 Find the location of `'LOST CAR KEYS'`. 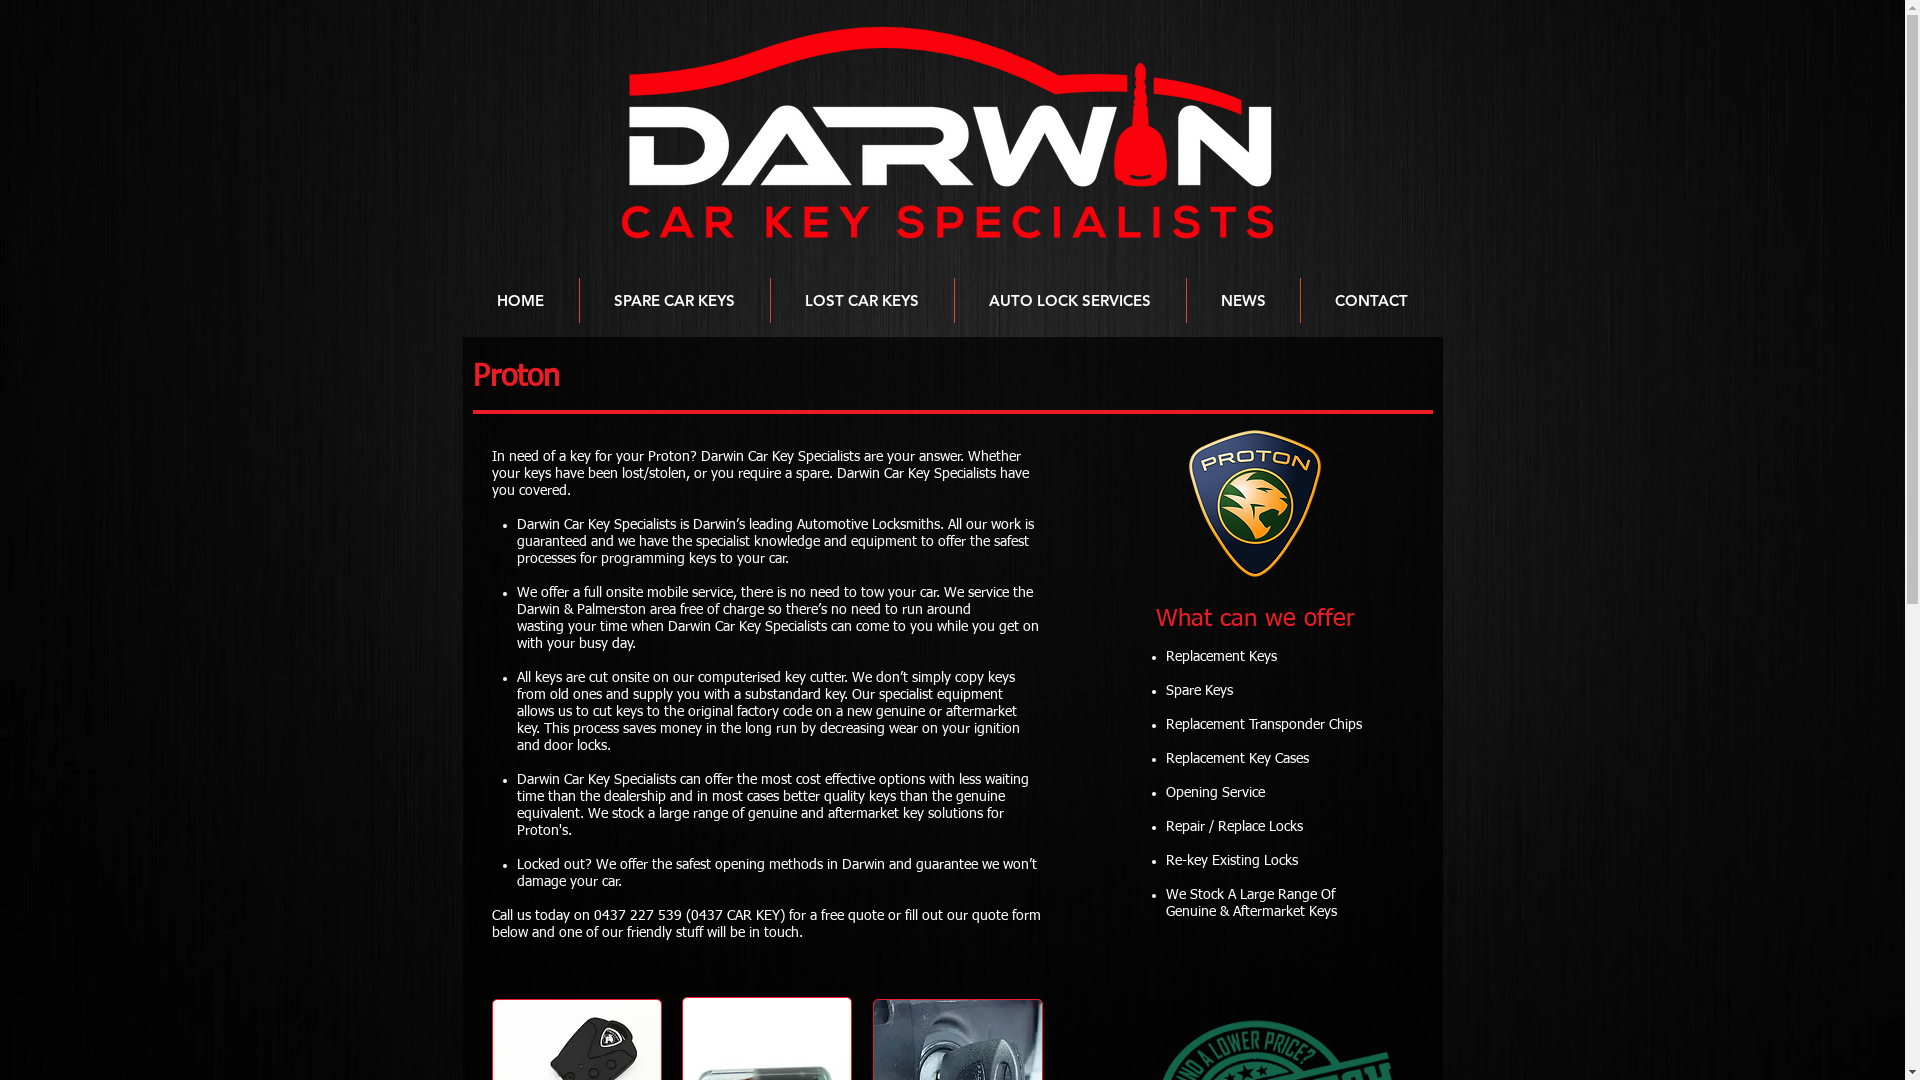

'LOST CAR KEYS' is located at coordinates (861, 300).